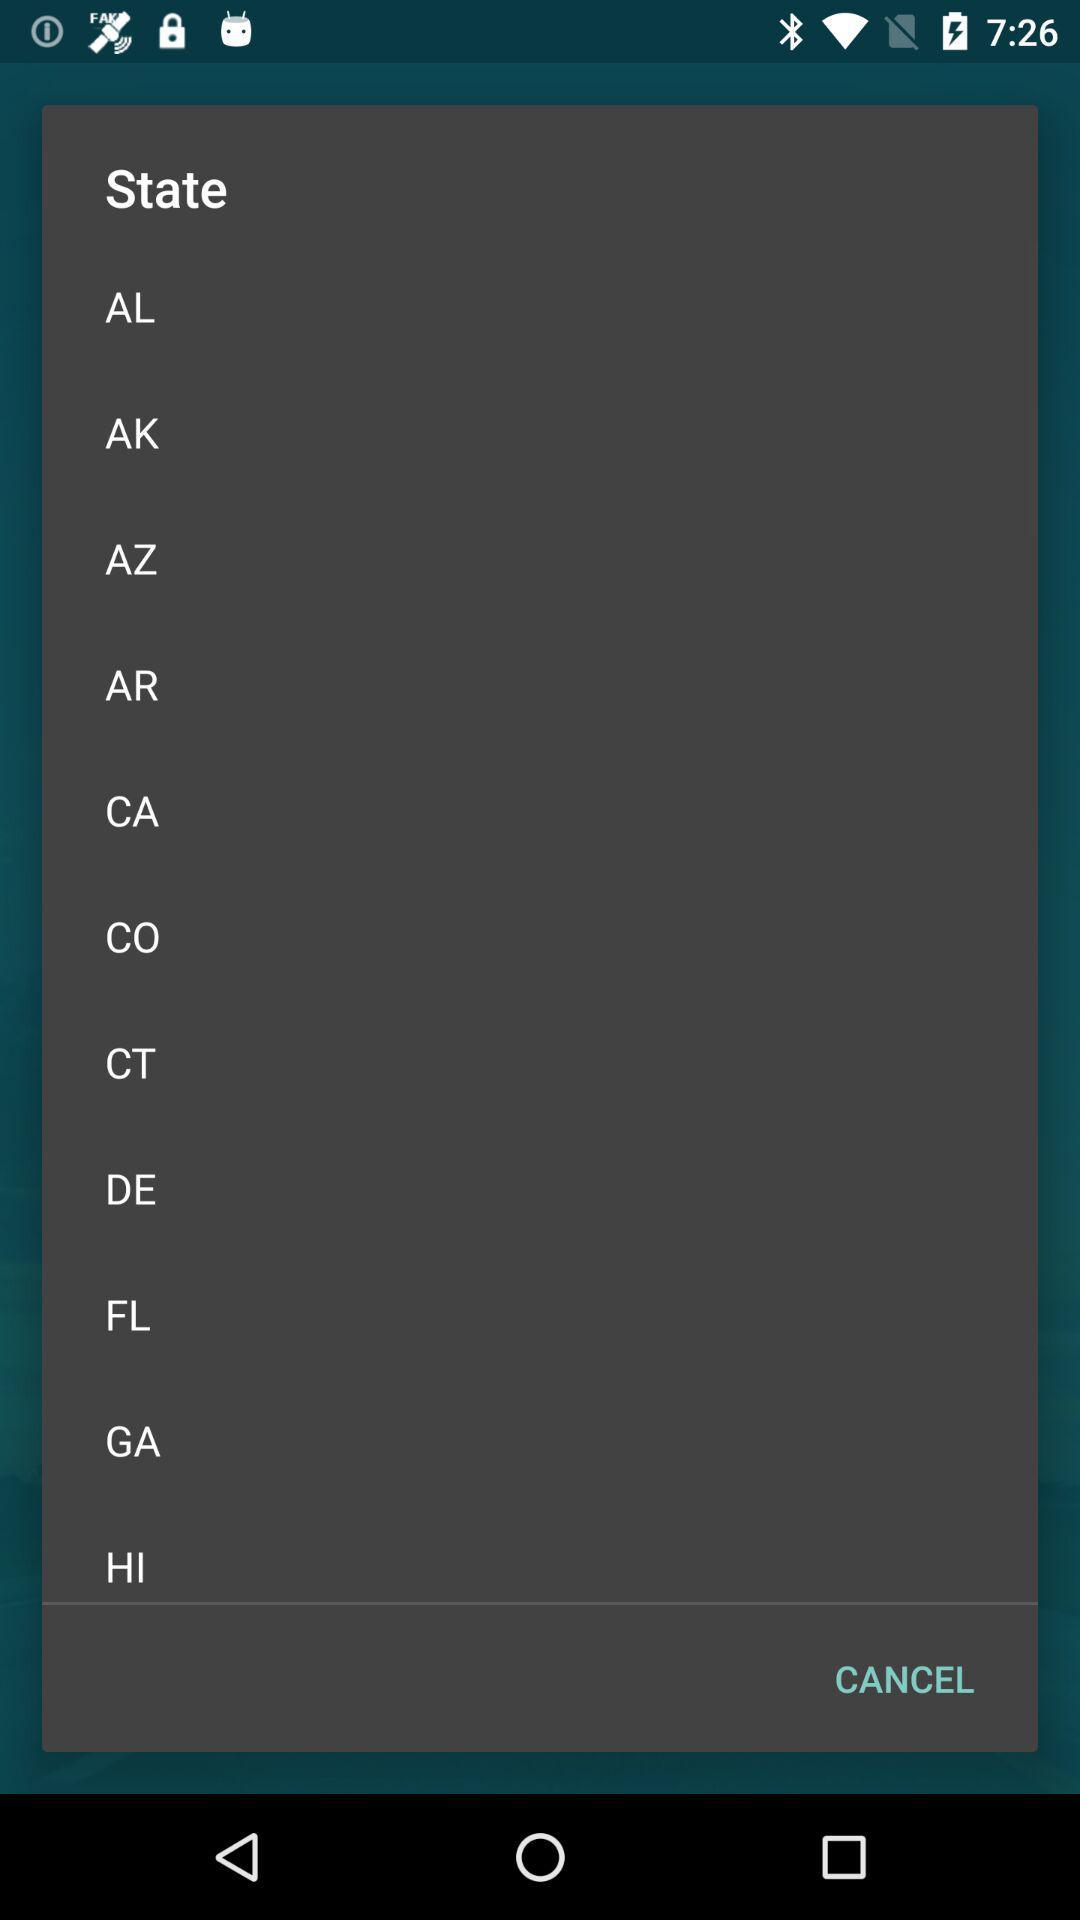  Describe the element at coordinates (540, 1440) in the screenshot. I see `the ga` at that location.